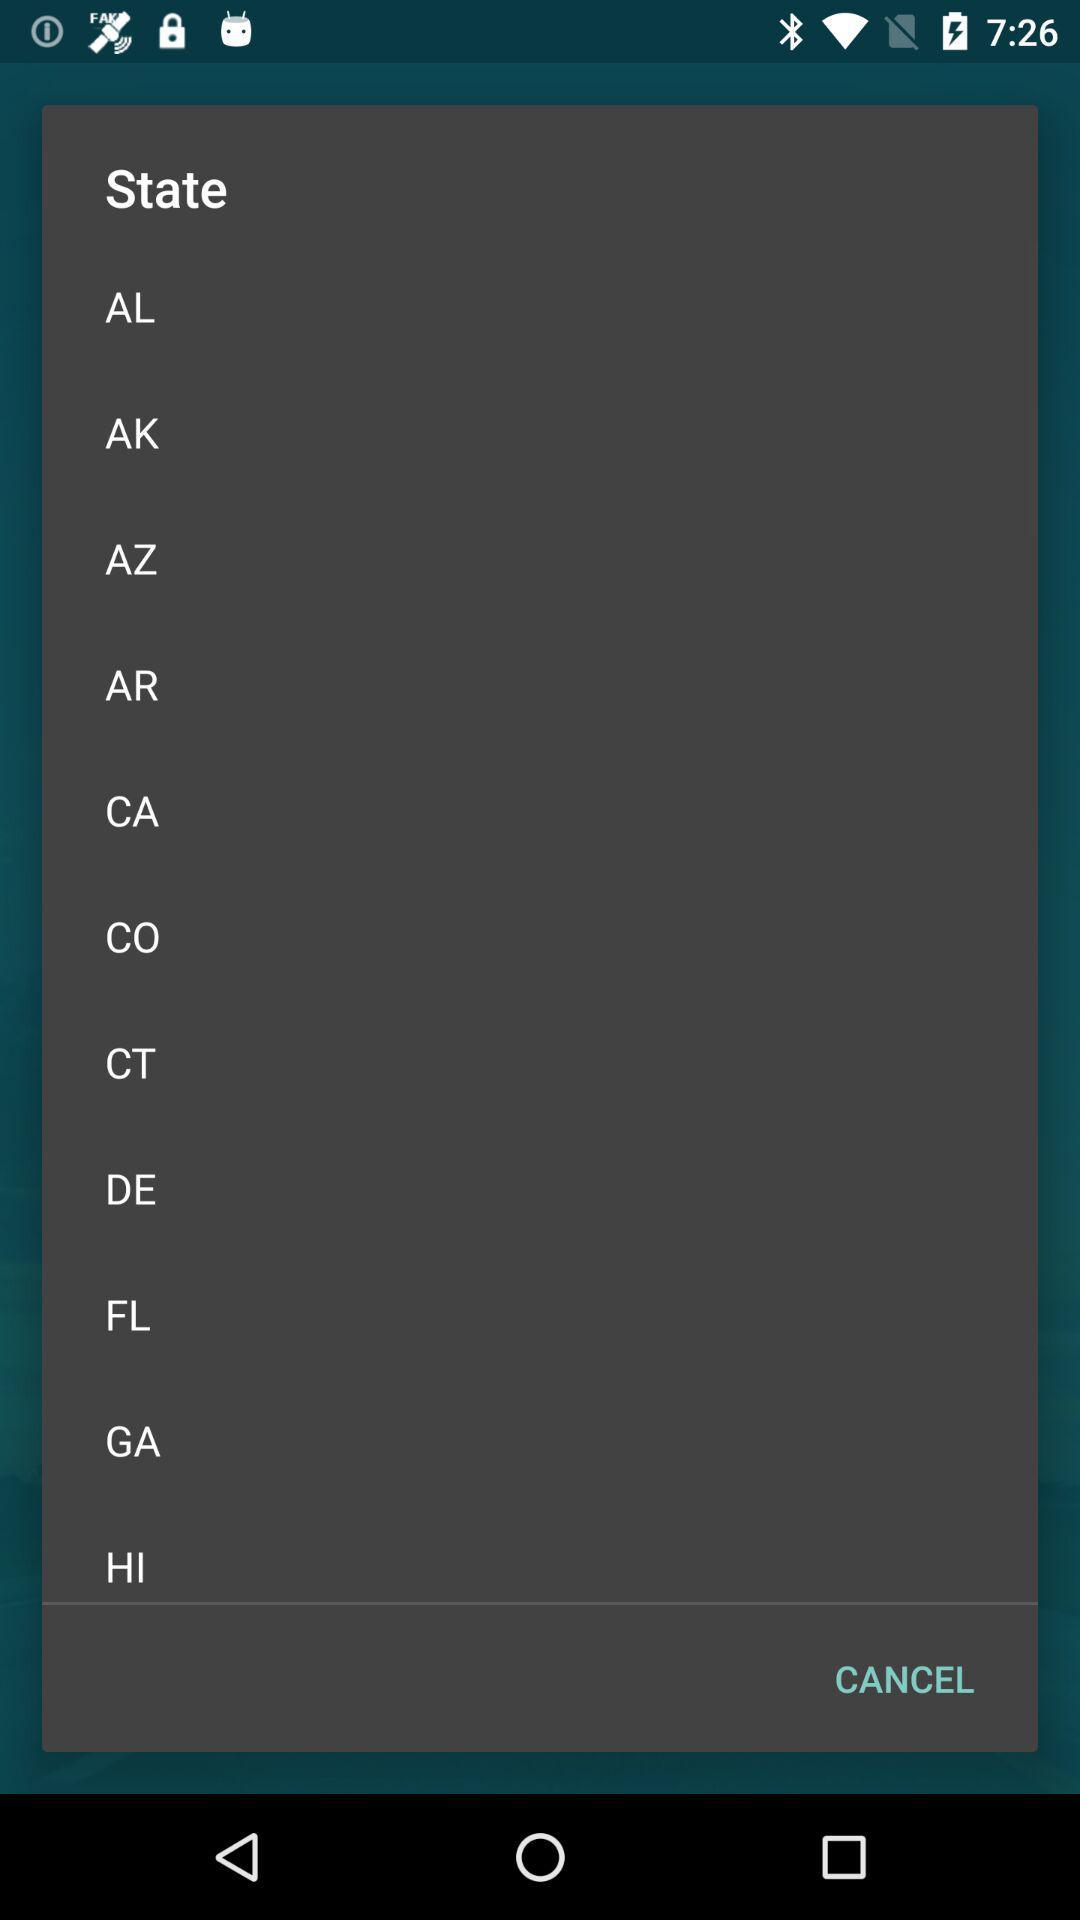  Describe the element at coordinates (540, 1440) in the screenshot. I see `the ga` at that location.